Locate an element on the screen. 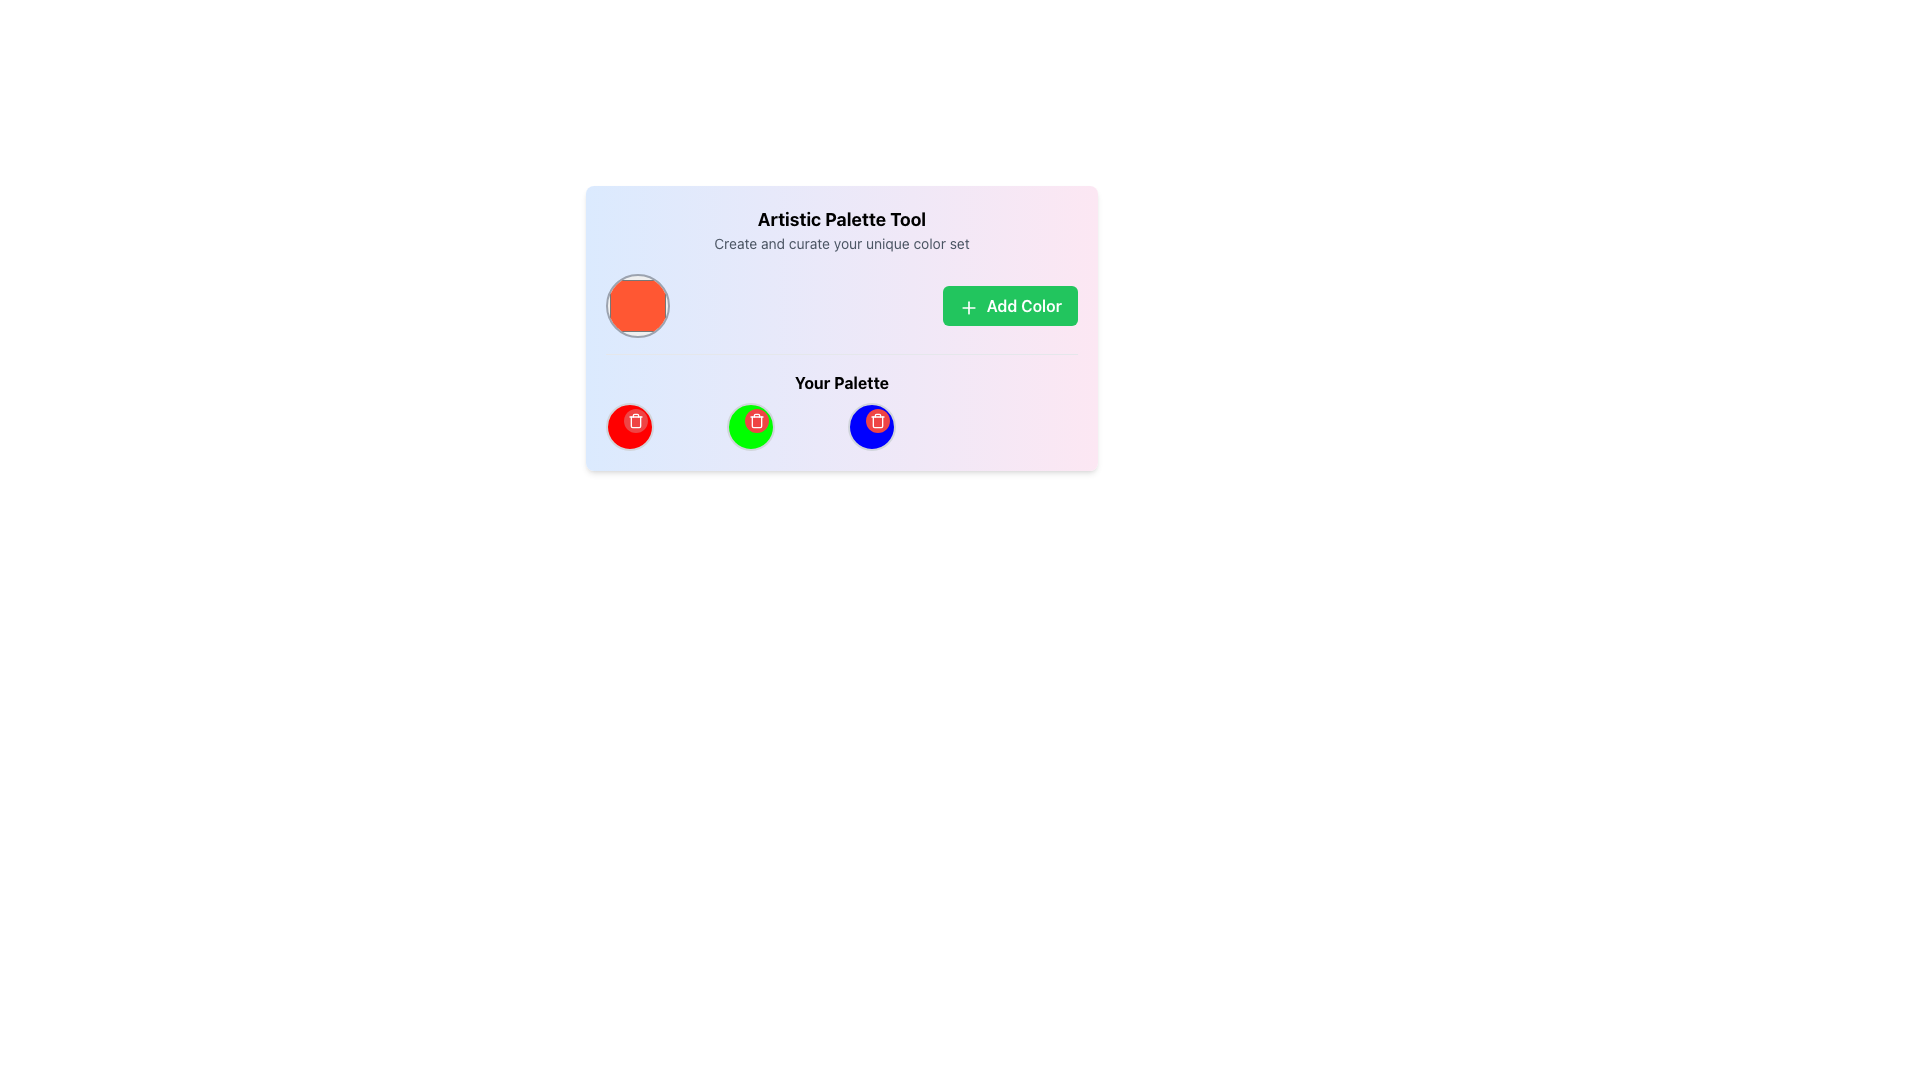 The width and height of the screenshot is (1920, 1080). the delete button icon, which is the first red circular icon in the 'Your Palette' section is located at coordinates (628, 426).